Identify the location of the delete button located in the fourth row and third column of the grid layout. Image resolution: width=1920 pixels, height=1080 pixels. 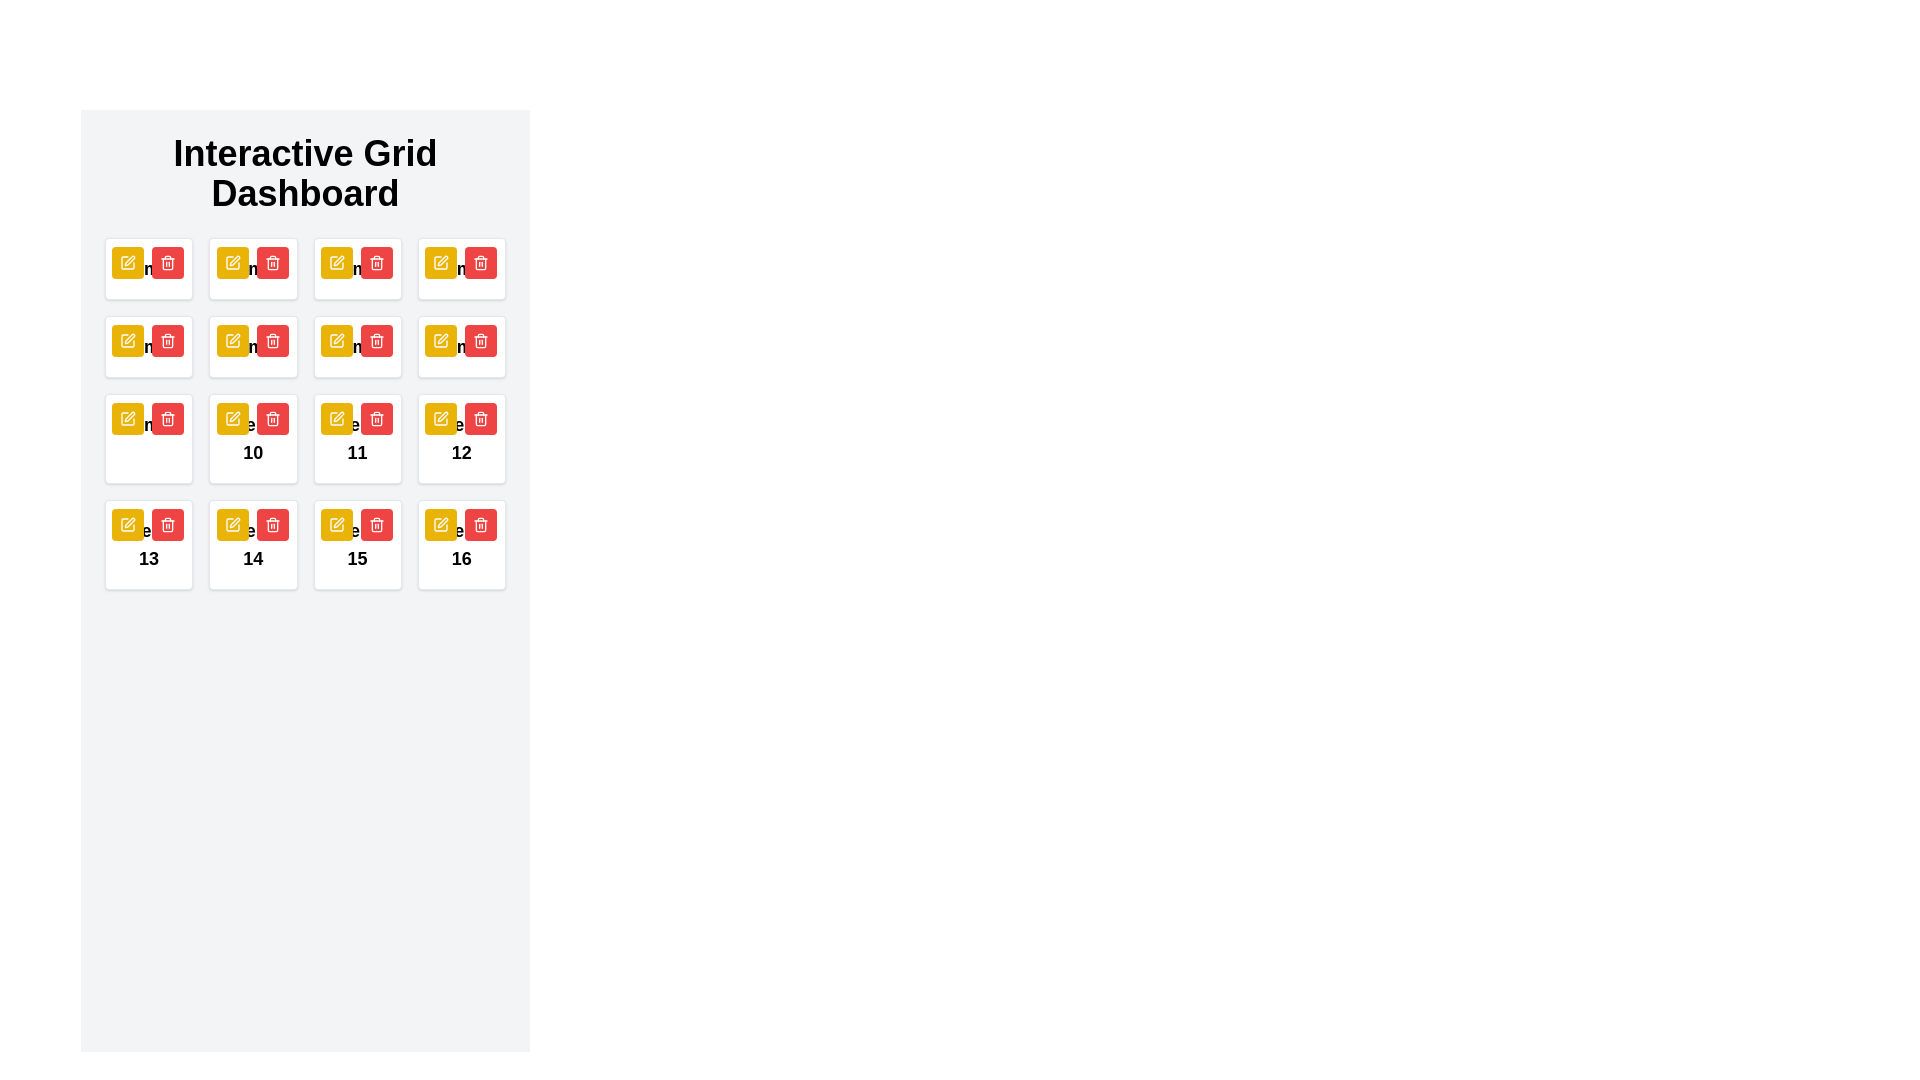
(376, 339).